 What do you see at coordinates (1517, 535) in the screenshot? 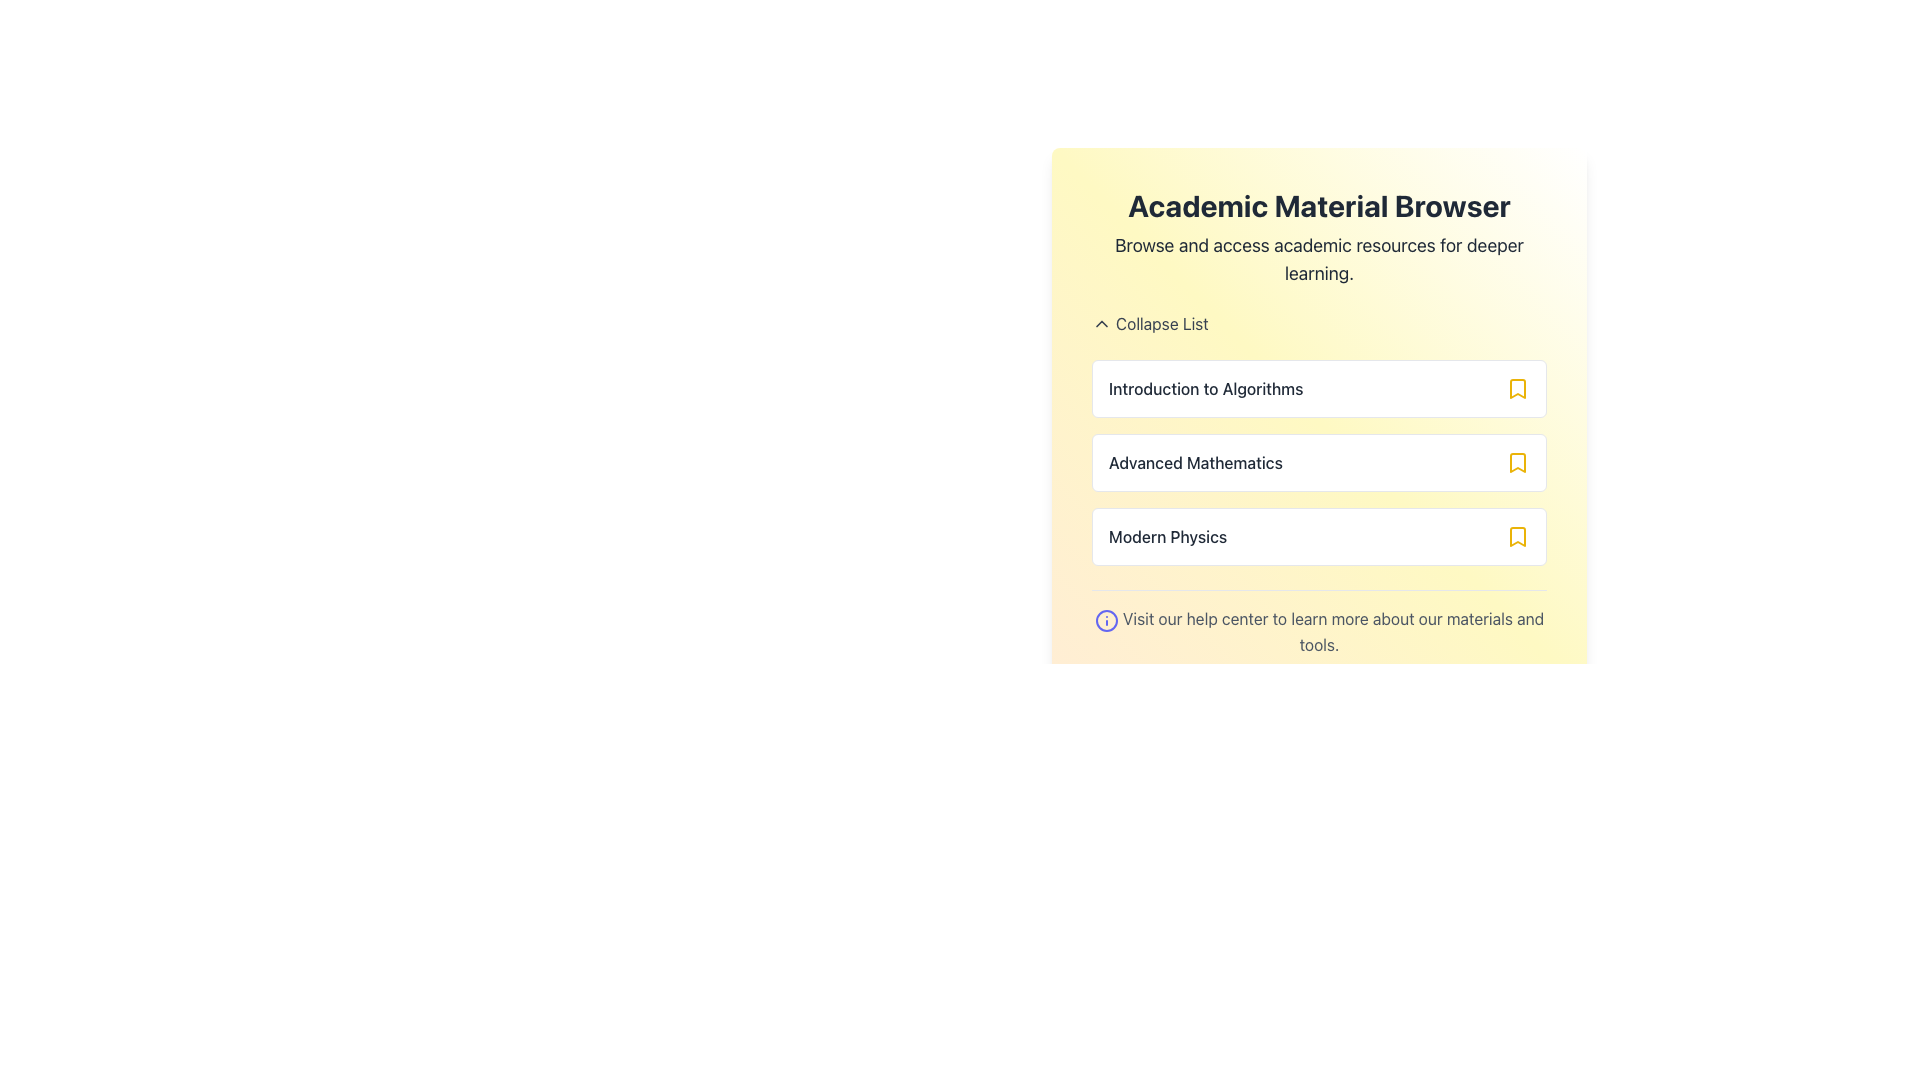
I see `the bookmark icon, which is a yellow-stroked page marker shape located next to the 'Modern Physics' text` at bounding box center [1517, 535].